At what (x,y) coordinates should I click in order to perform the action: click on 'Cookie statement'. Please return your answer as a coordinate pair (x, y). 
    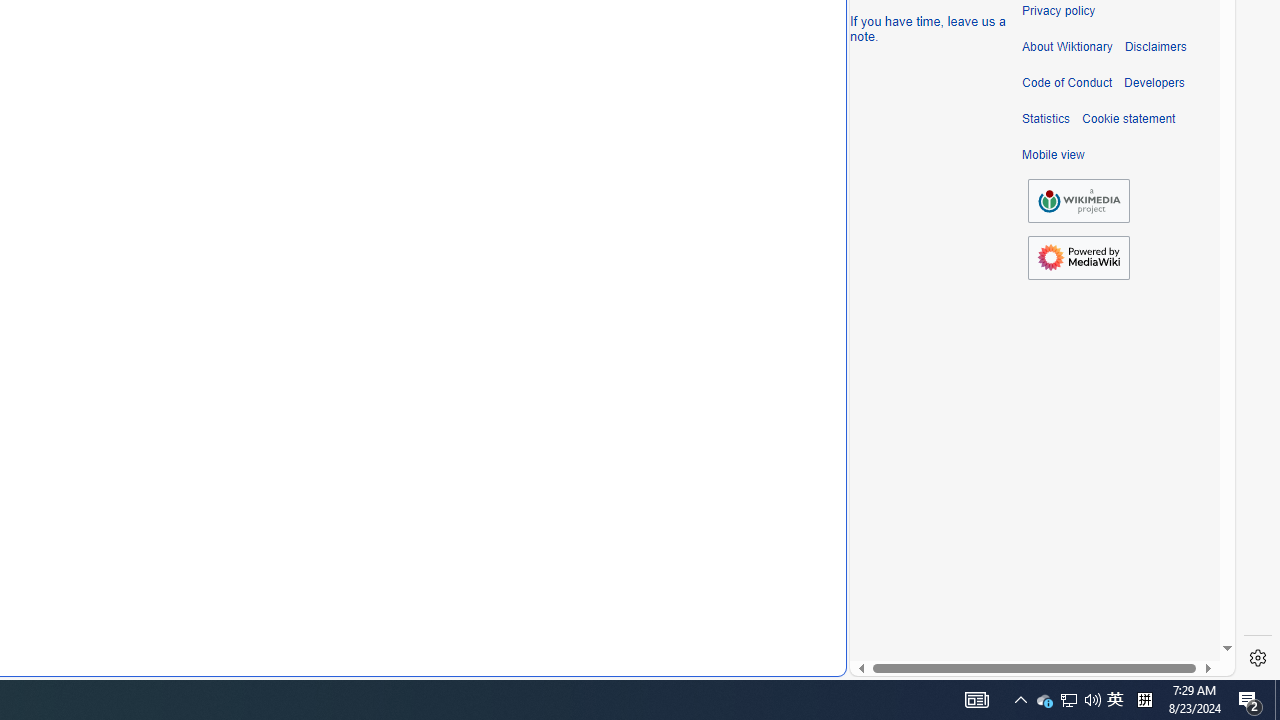
    Looking at the image, I should click on (1128, 119).